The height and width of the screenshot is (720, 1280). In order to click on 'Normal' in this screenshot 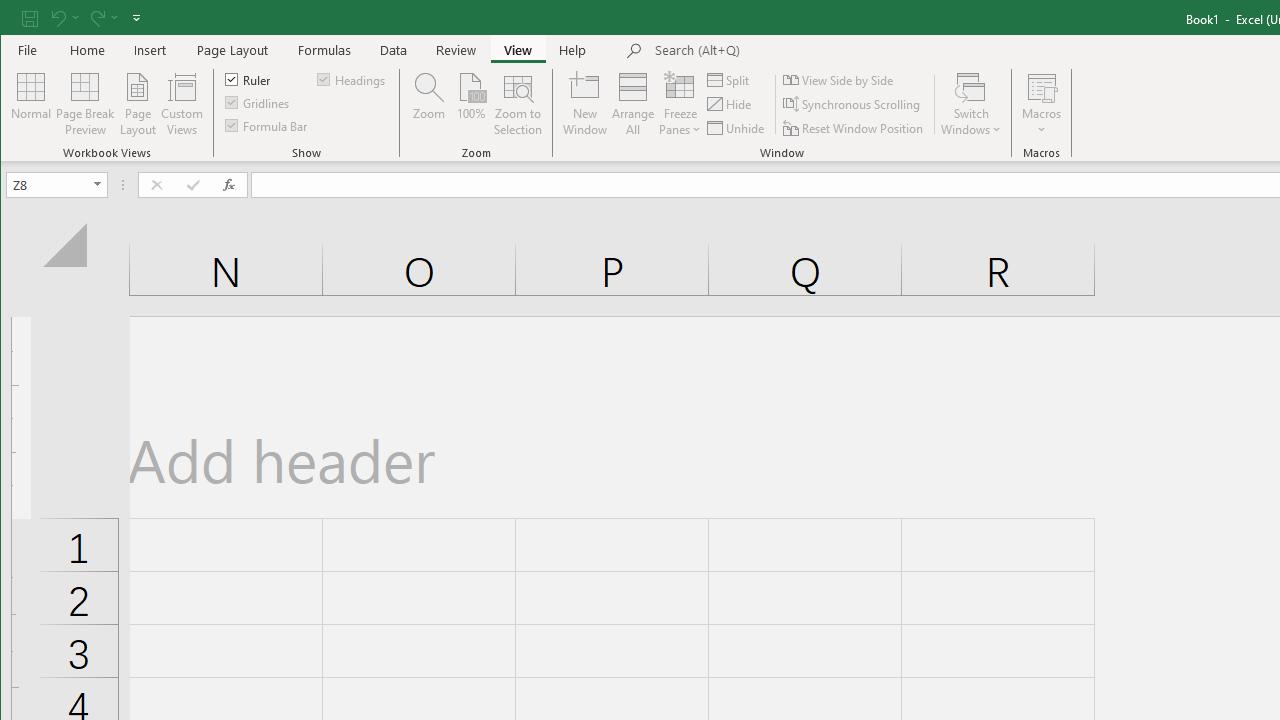, I will do `click(31, 104)`.